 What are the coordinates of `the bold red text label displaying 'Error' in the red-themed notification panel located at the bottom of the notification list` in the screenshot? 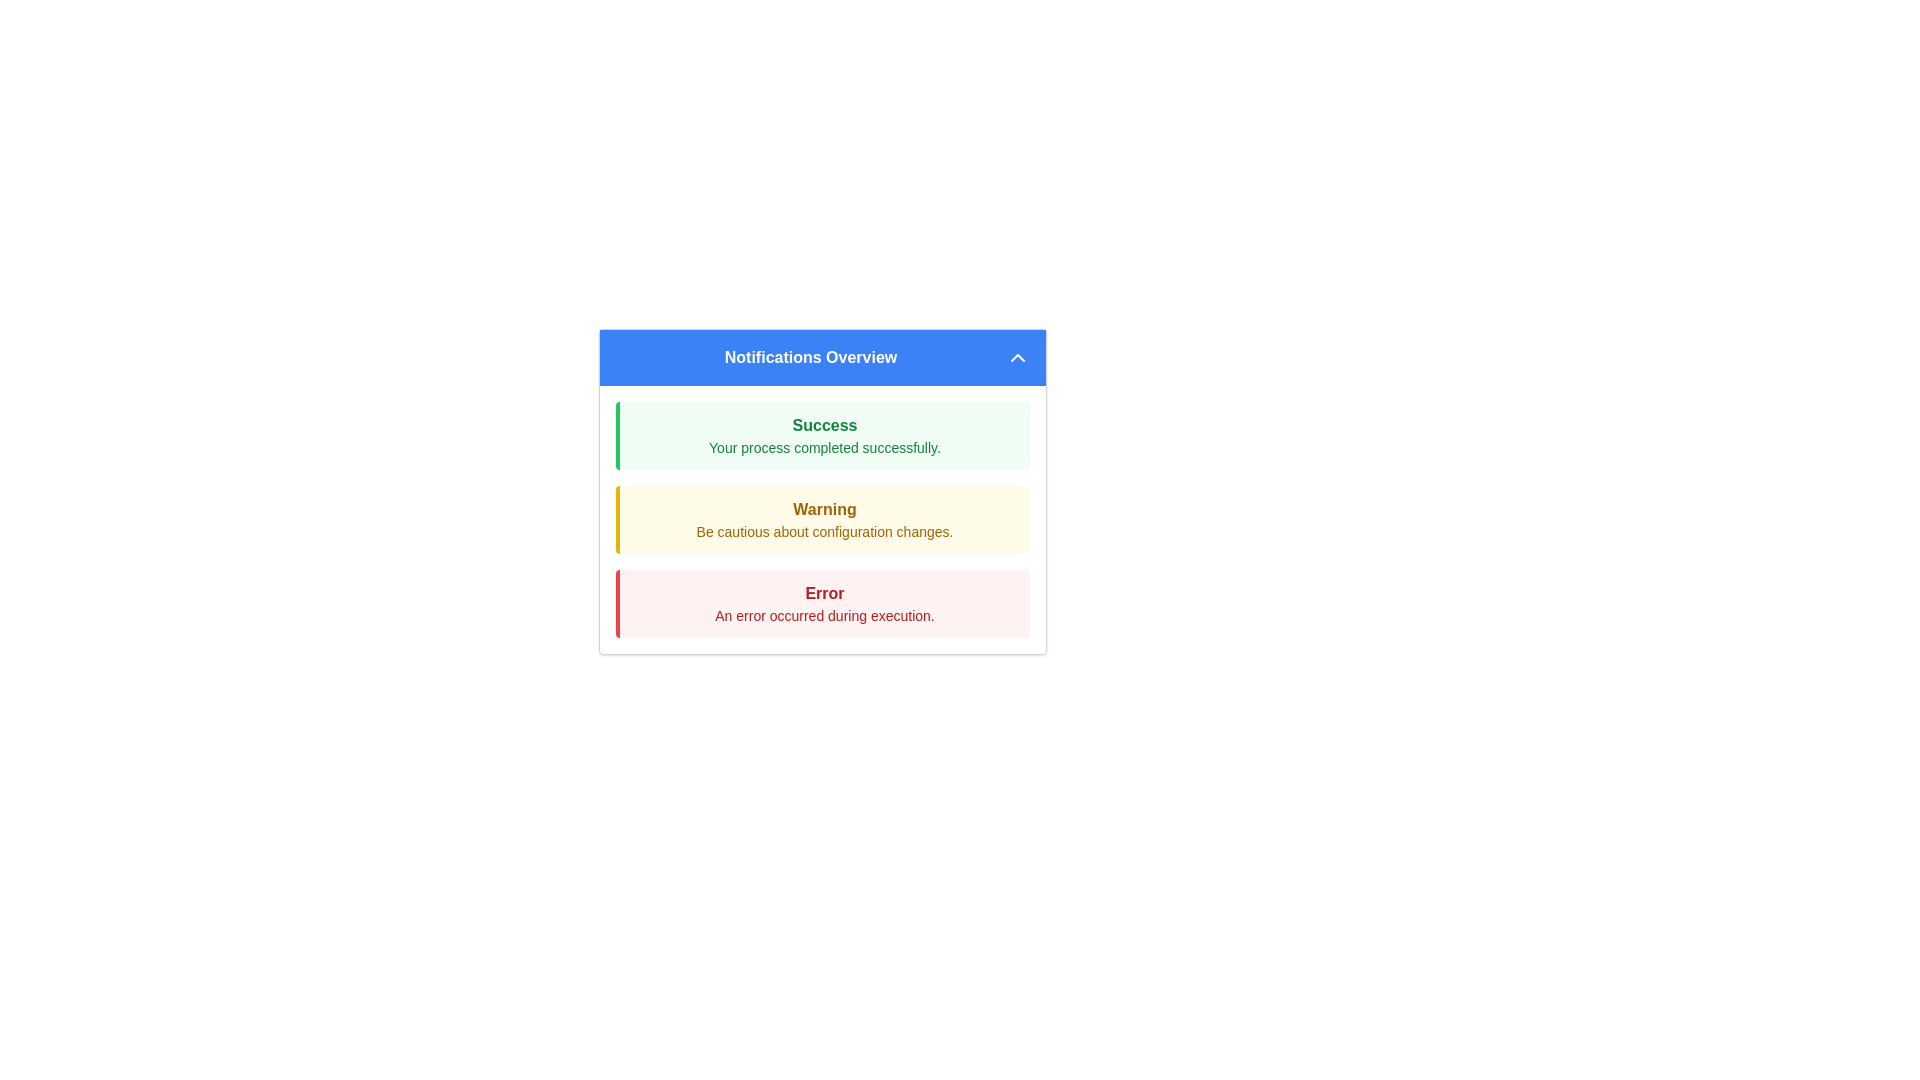 It's located at (825, 593).